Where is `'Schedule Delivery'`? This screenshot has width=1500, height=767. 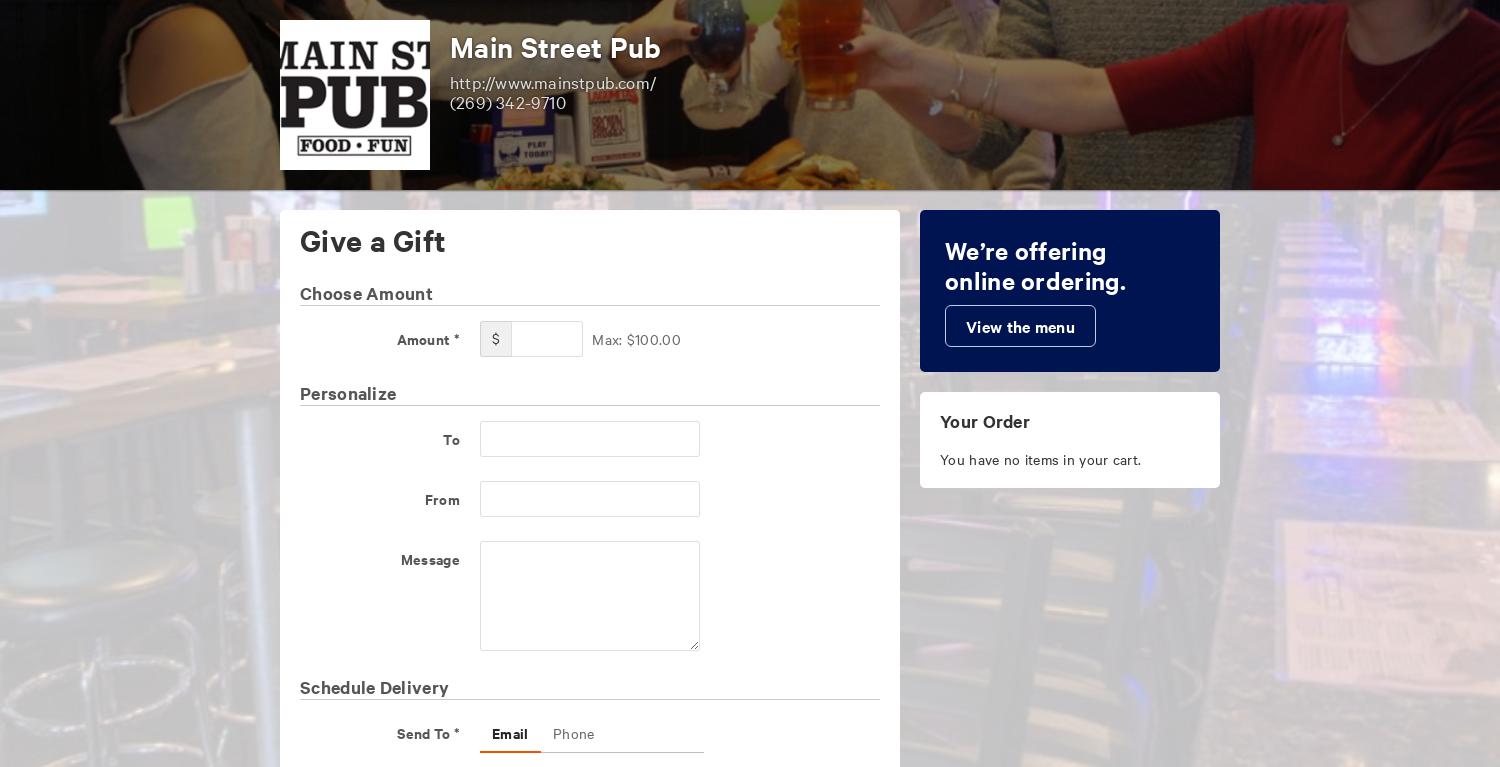
'Schedule Delivery' is located at coordinates (373, 687).